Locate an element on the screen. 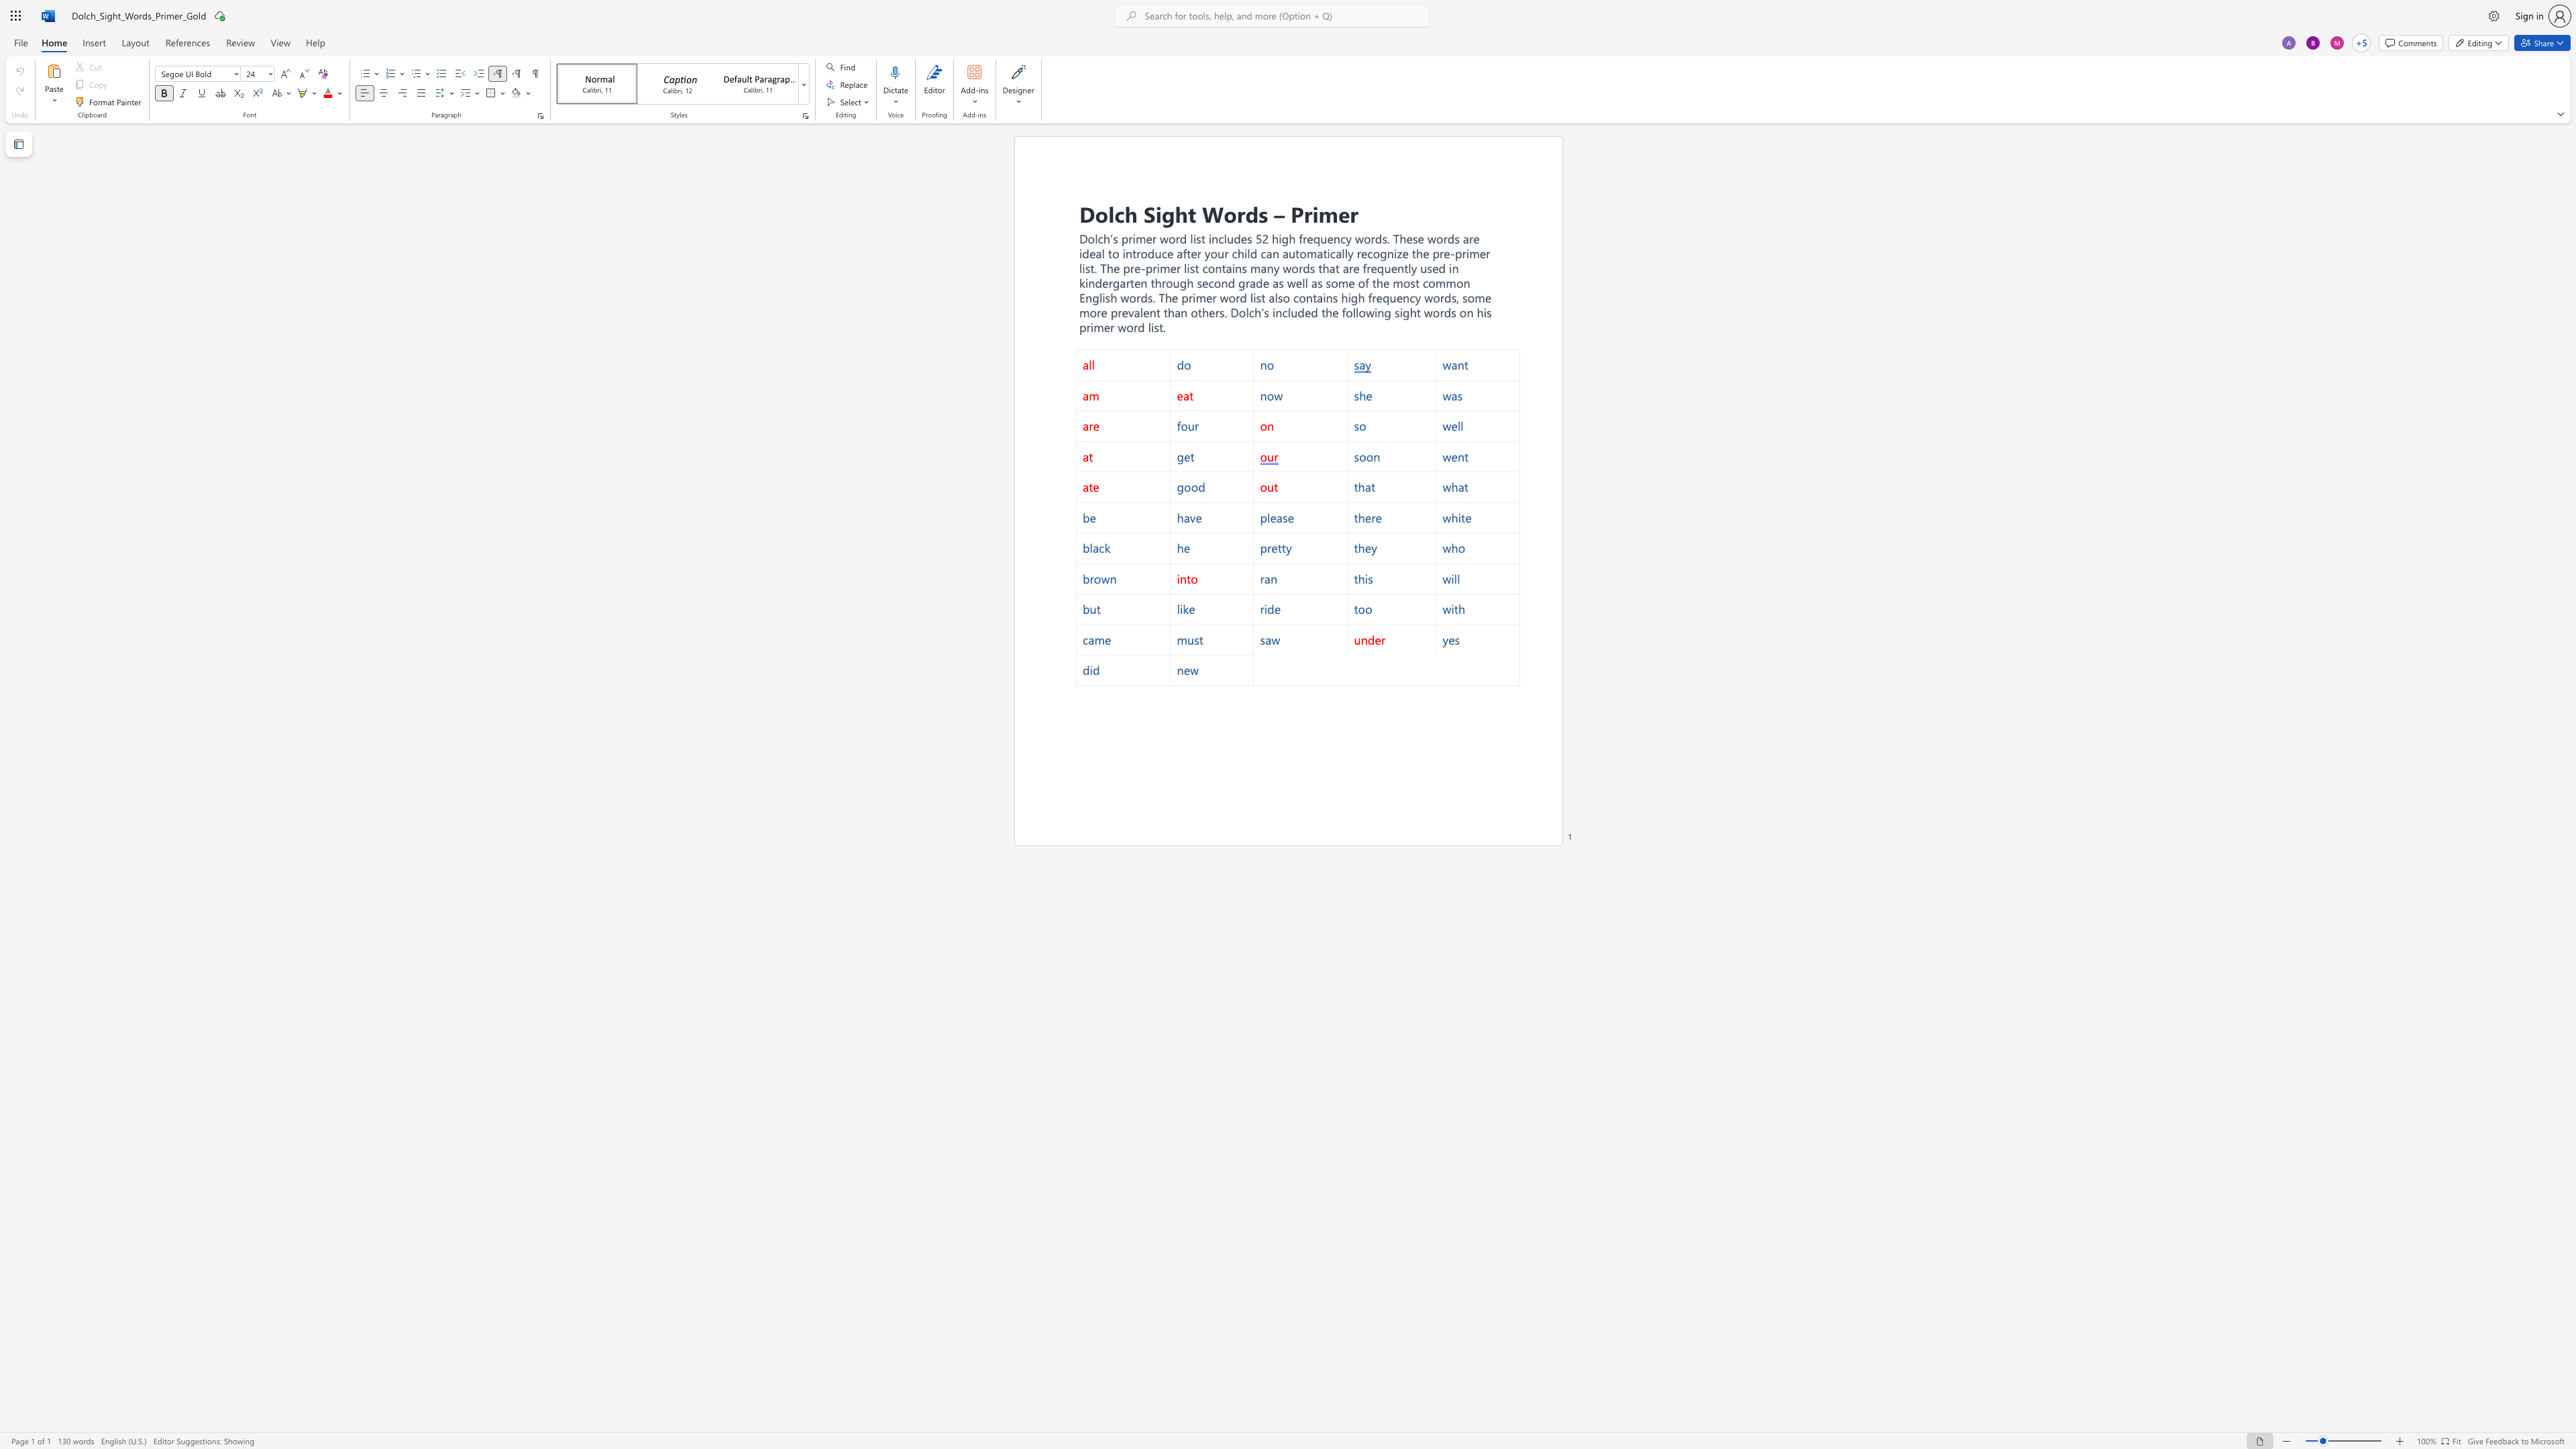 This screenshot has width=2576, height=1449. the 1th character "g" in the text is located at coordinates (1284, 237).